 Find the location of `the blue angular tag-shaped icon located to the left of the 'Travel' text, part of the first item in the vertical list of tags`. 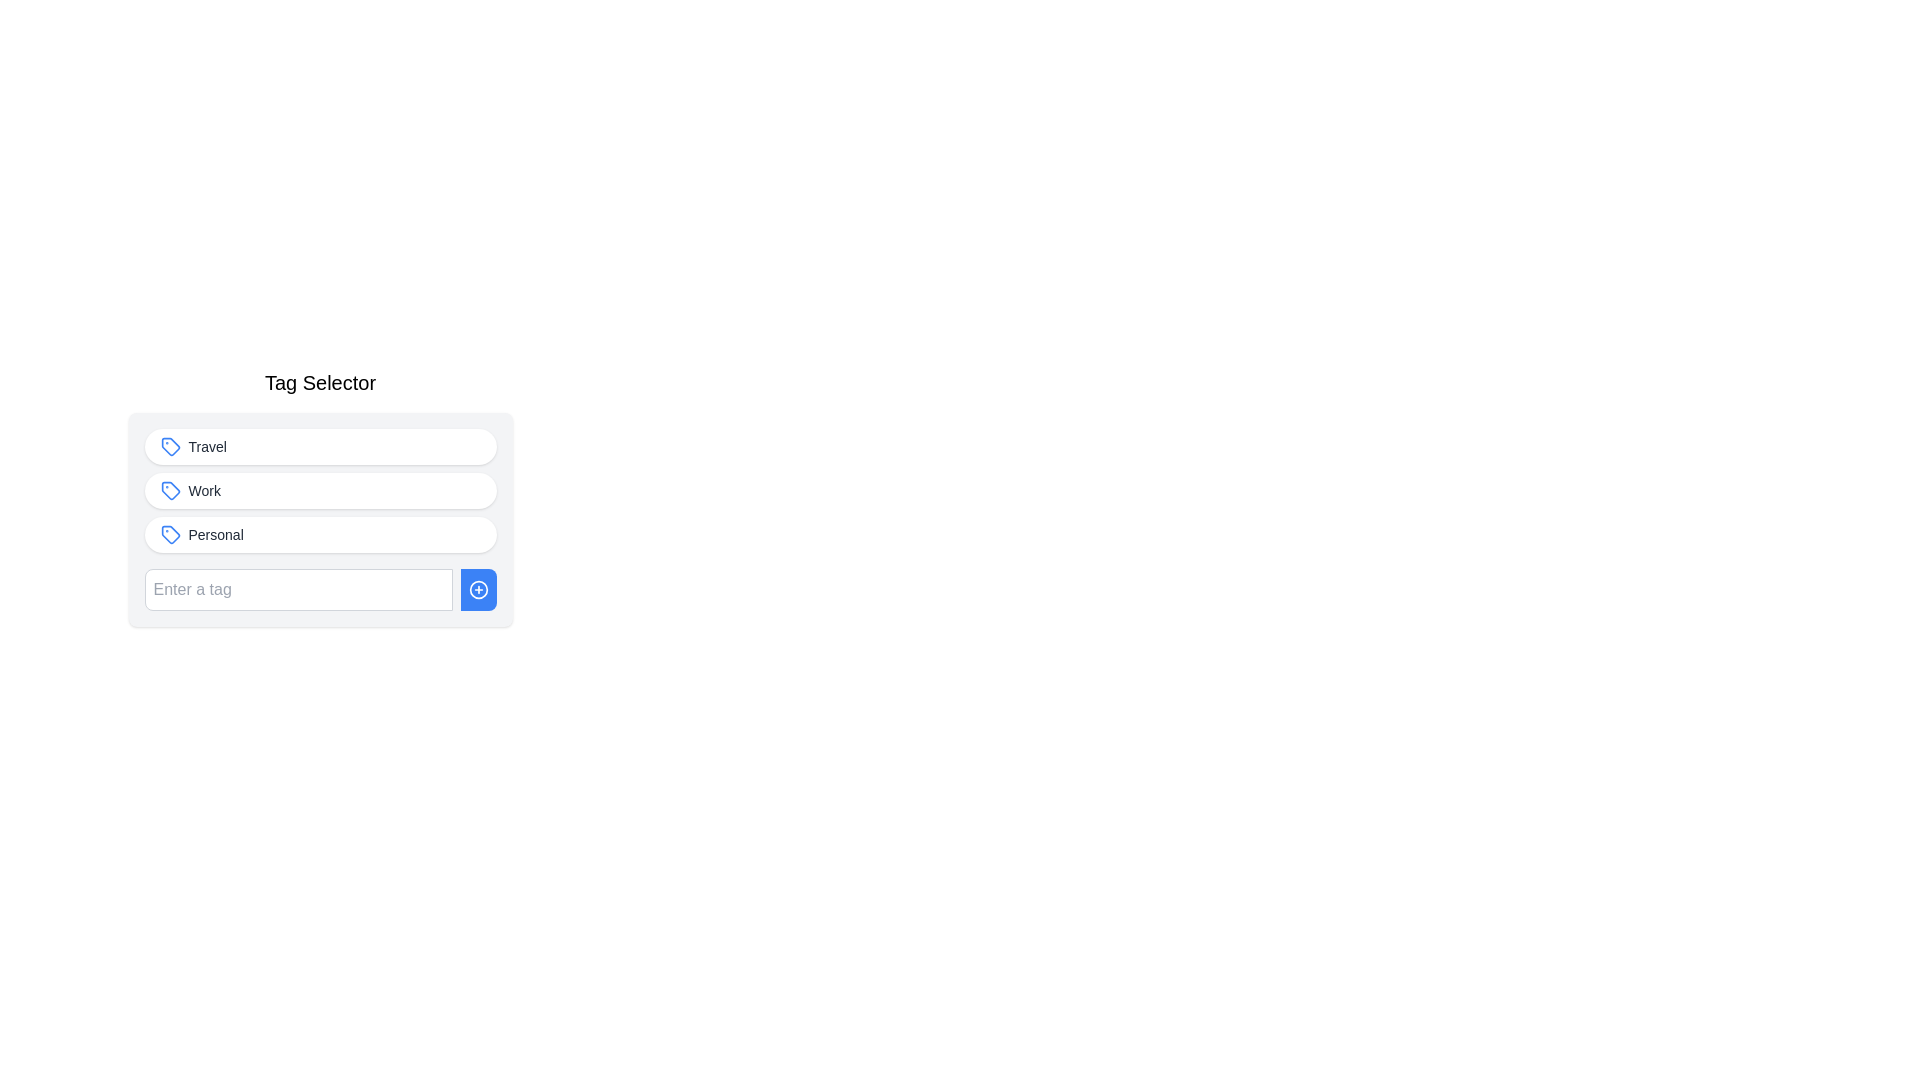

the blue angular tag-shaped icon located to the left of the 'Travel' text, part of the first item in the vertical list of tags is located at coordinates (170, 446).